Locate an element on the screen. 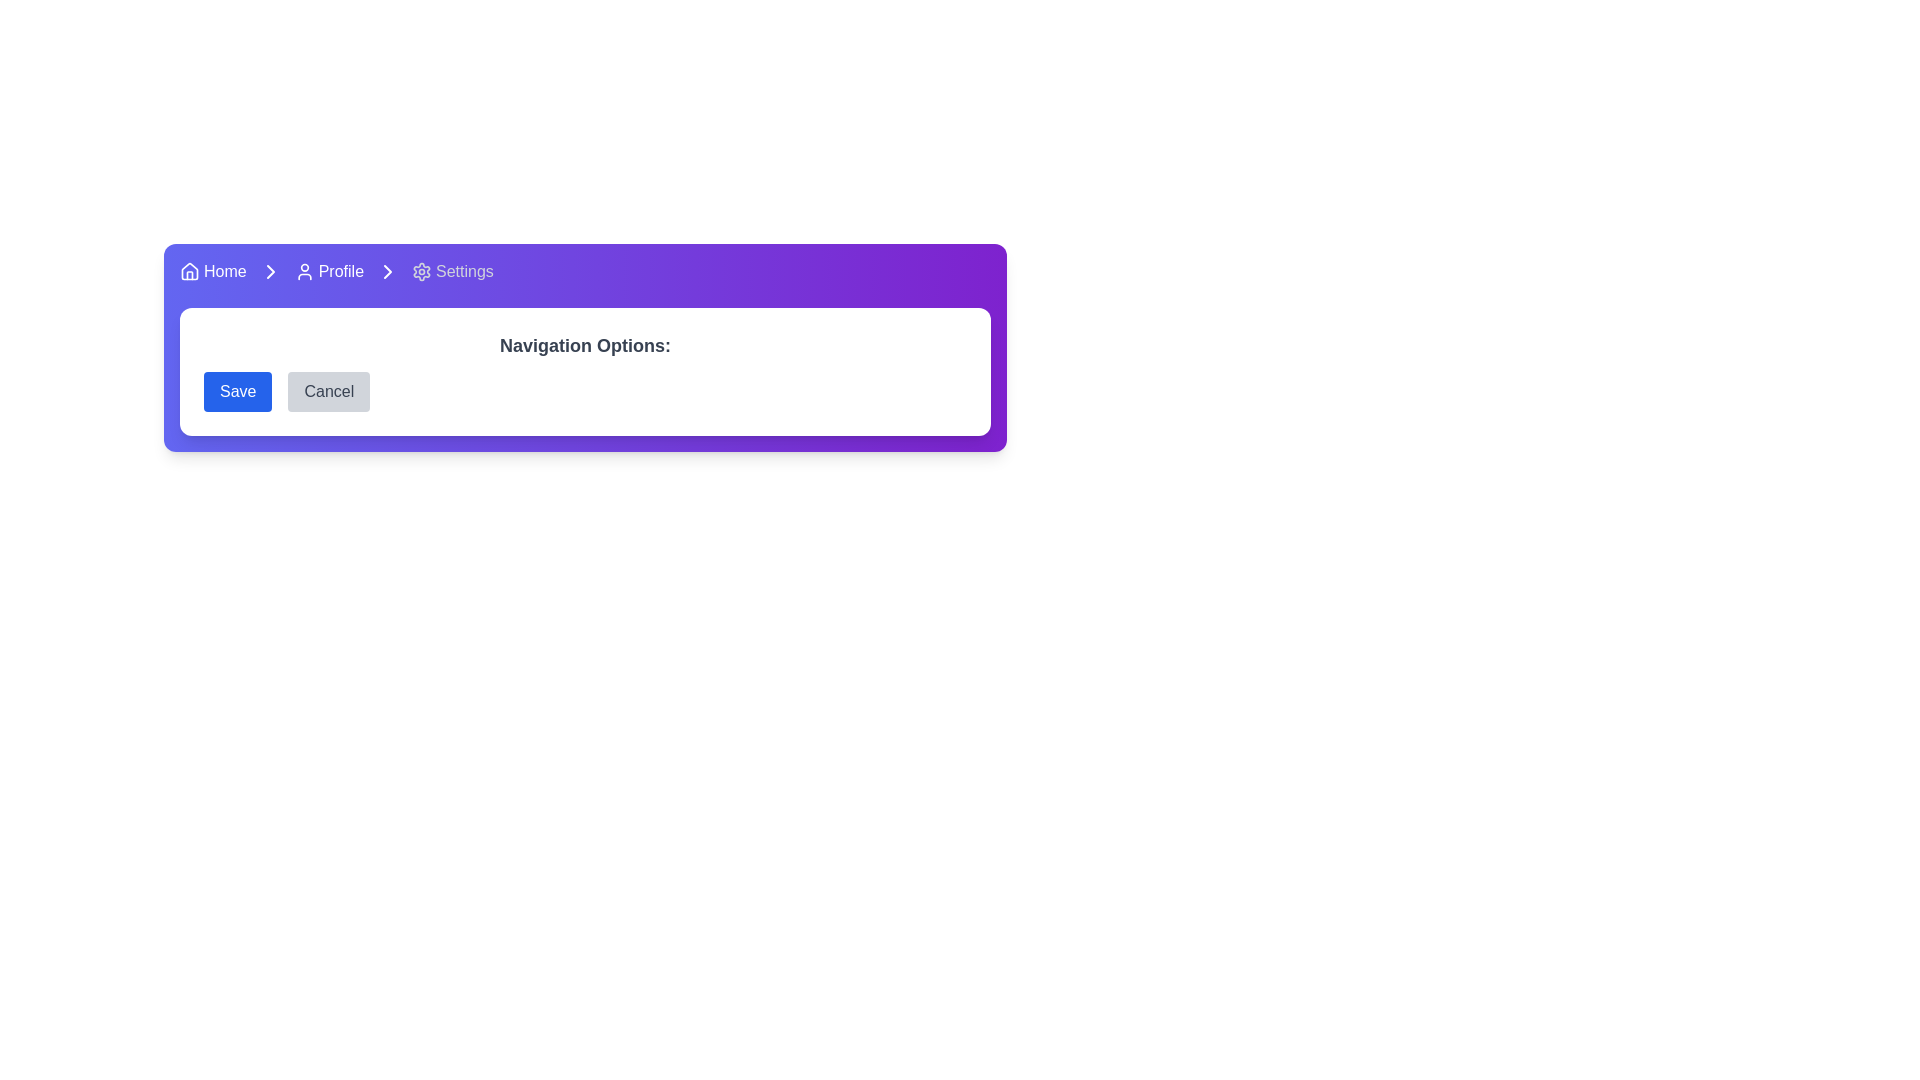 Image resolution: width=1920 pixels, height=1080 pixels. navigational icon located between the 'Profile' and 'Settings' sections in the horizontal navigation bar is located at coordinates (388, 272).